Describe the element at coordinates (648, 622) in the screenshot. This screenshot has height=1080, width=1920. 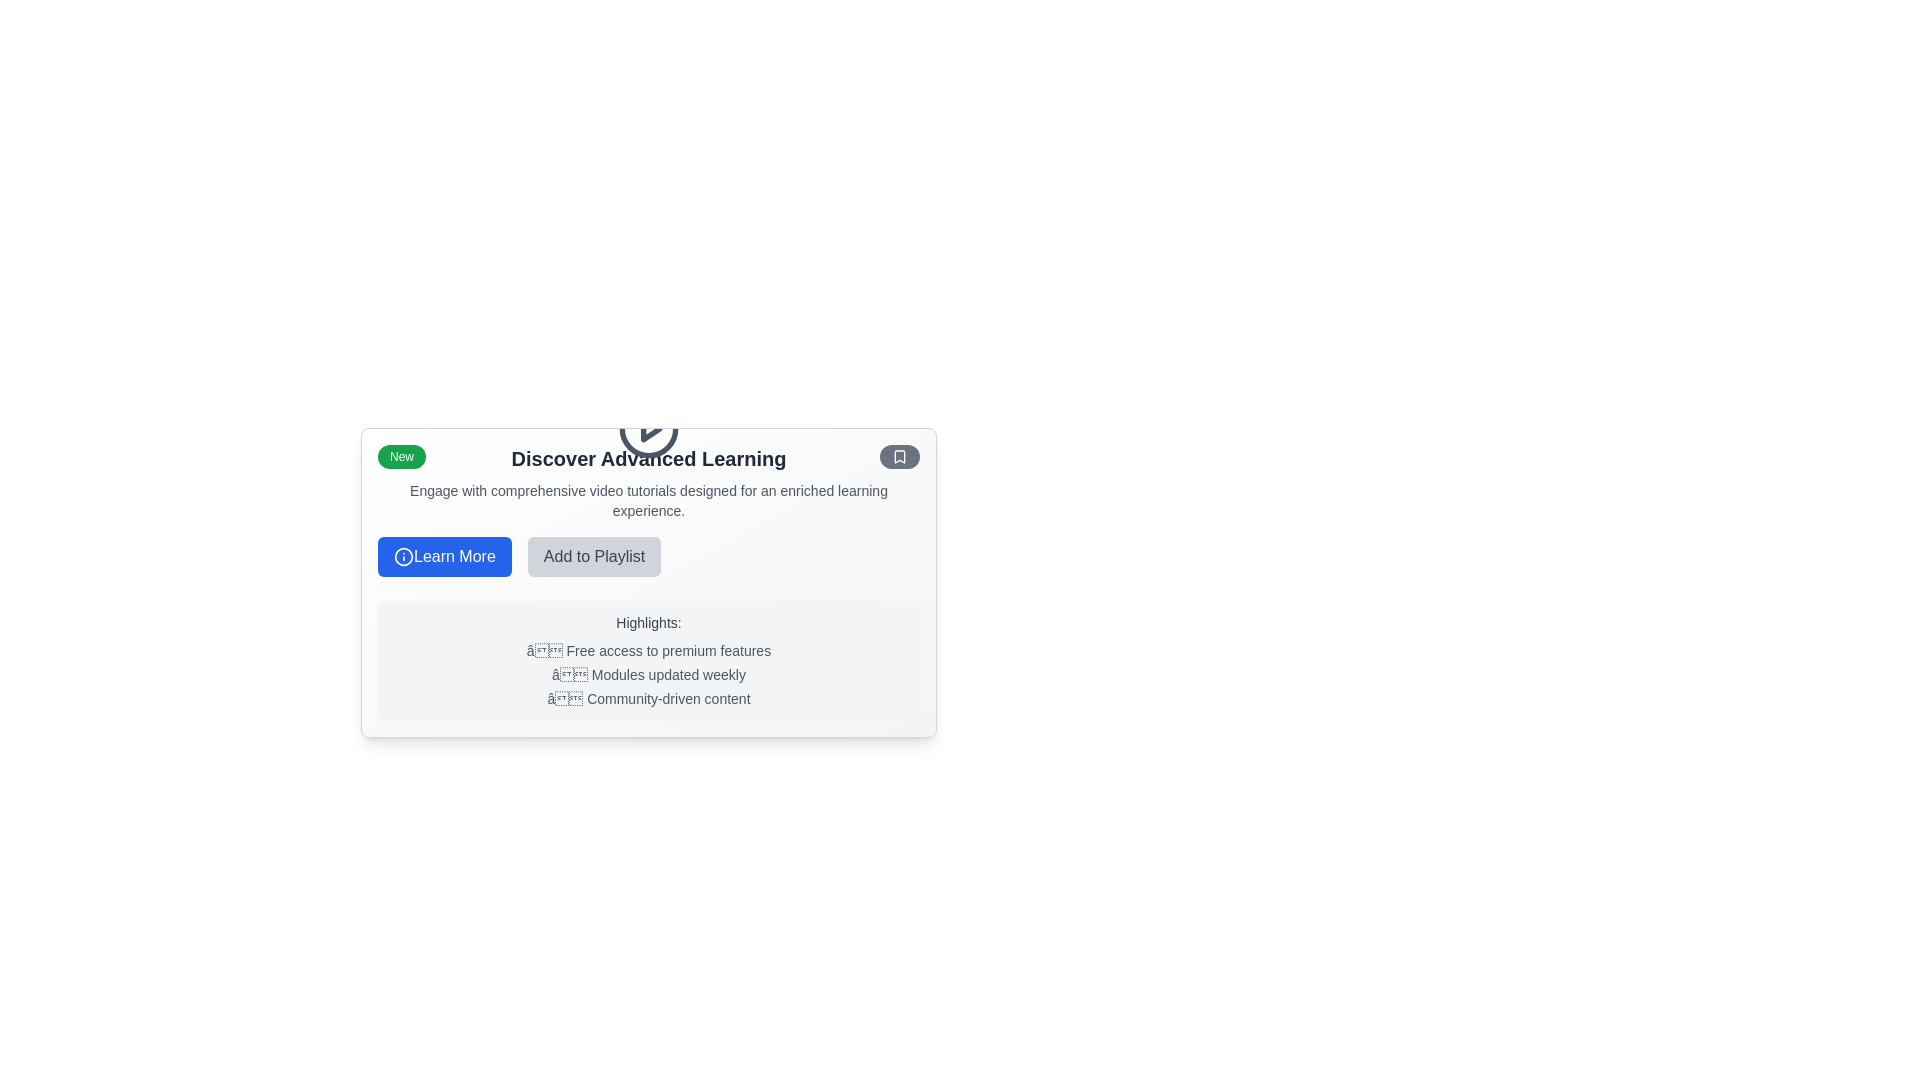
I see `the text label 'Highlights:' which is styled in a small, bold font and positioned at the top of a section displaying additional features` at that location.